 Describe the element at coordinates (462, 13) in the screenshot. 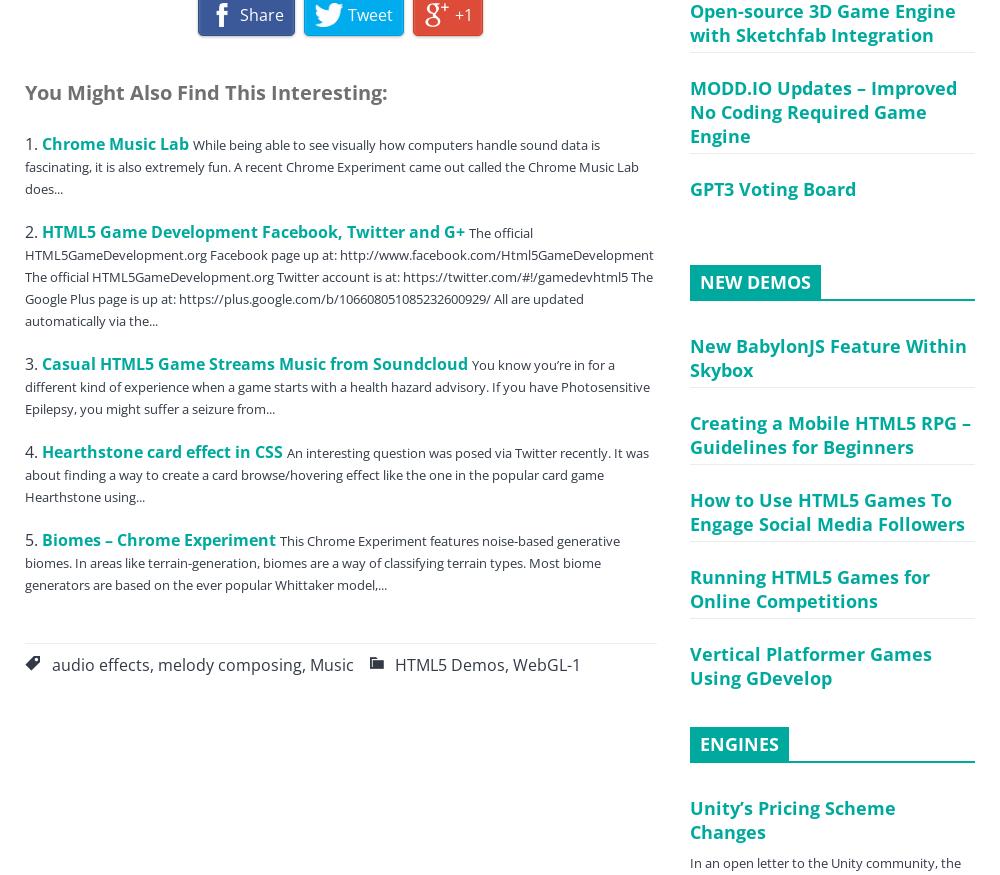

I see `'+1'` at that location.